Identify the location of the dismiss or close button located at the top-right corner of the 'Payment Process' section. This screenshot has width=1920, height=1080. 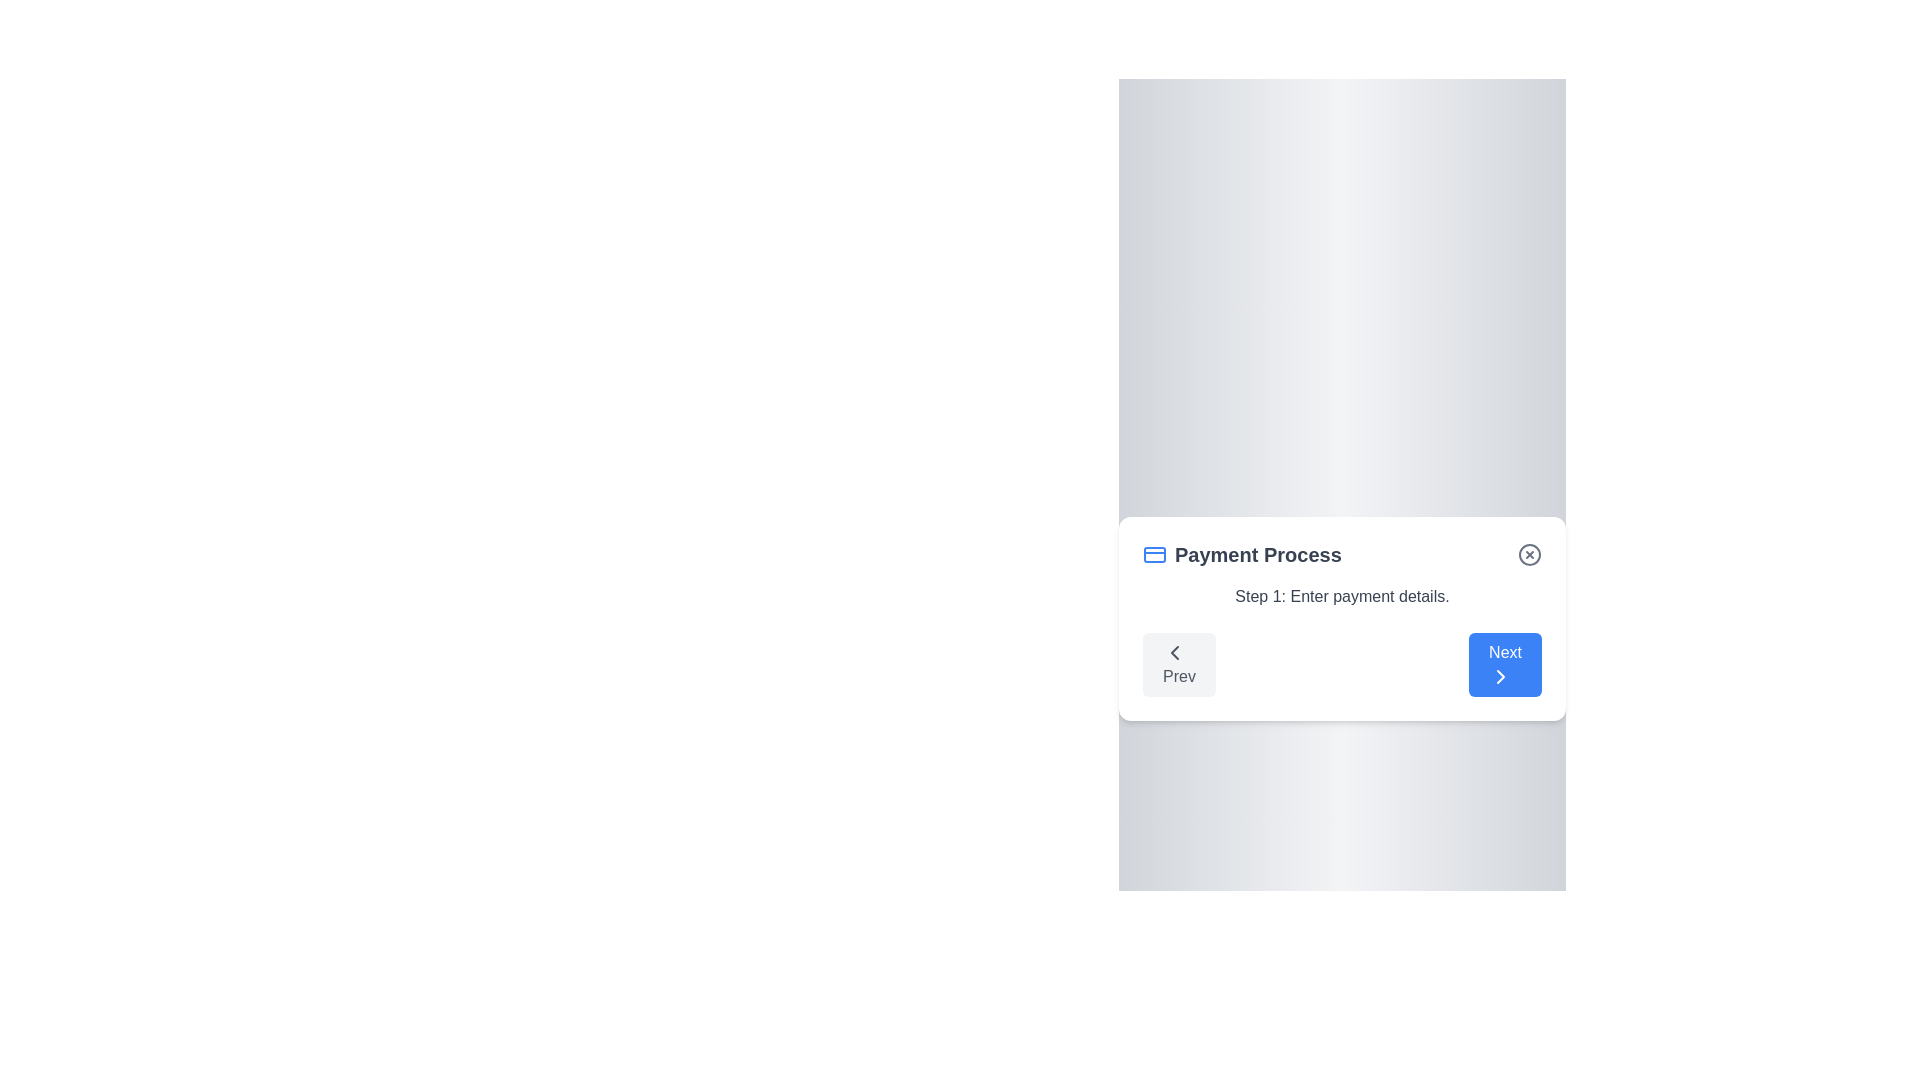
(1529, 555).